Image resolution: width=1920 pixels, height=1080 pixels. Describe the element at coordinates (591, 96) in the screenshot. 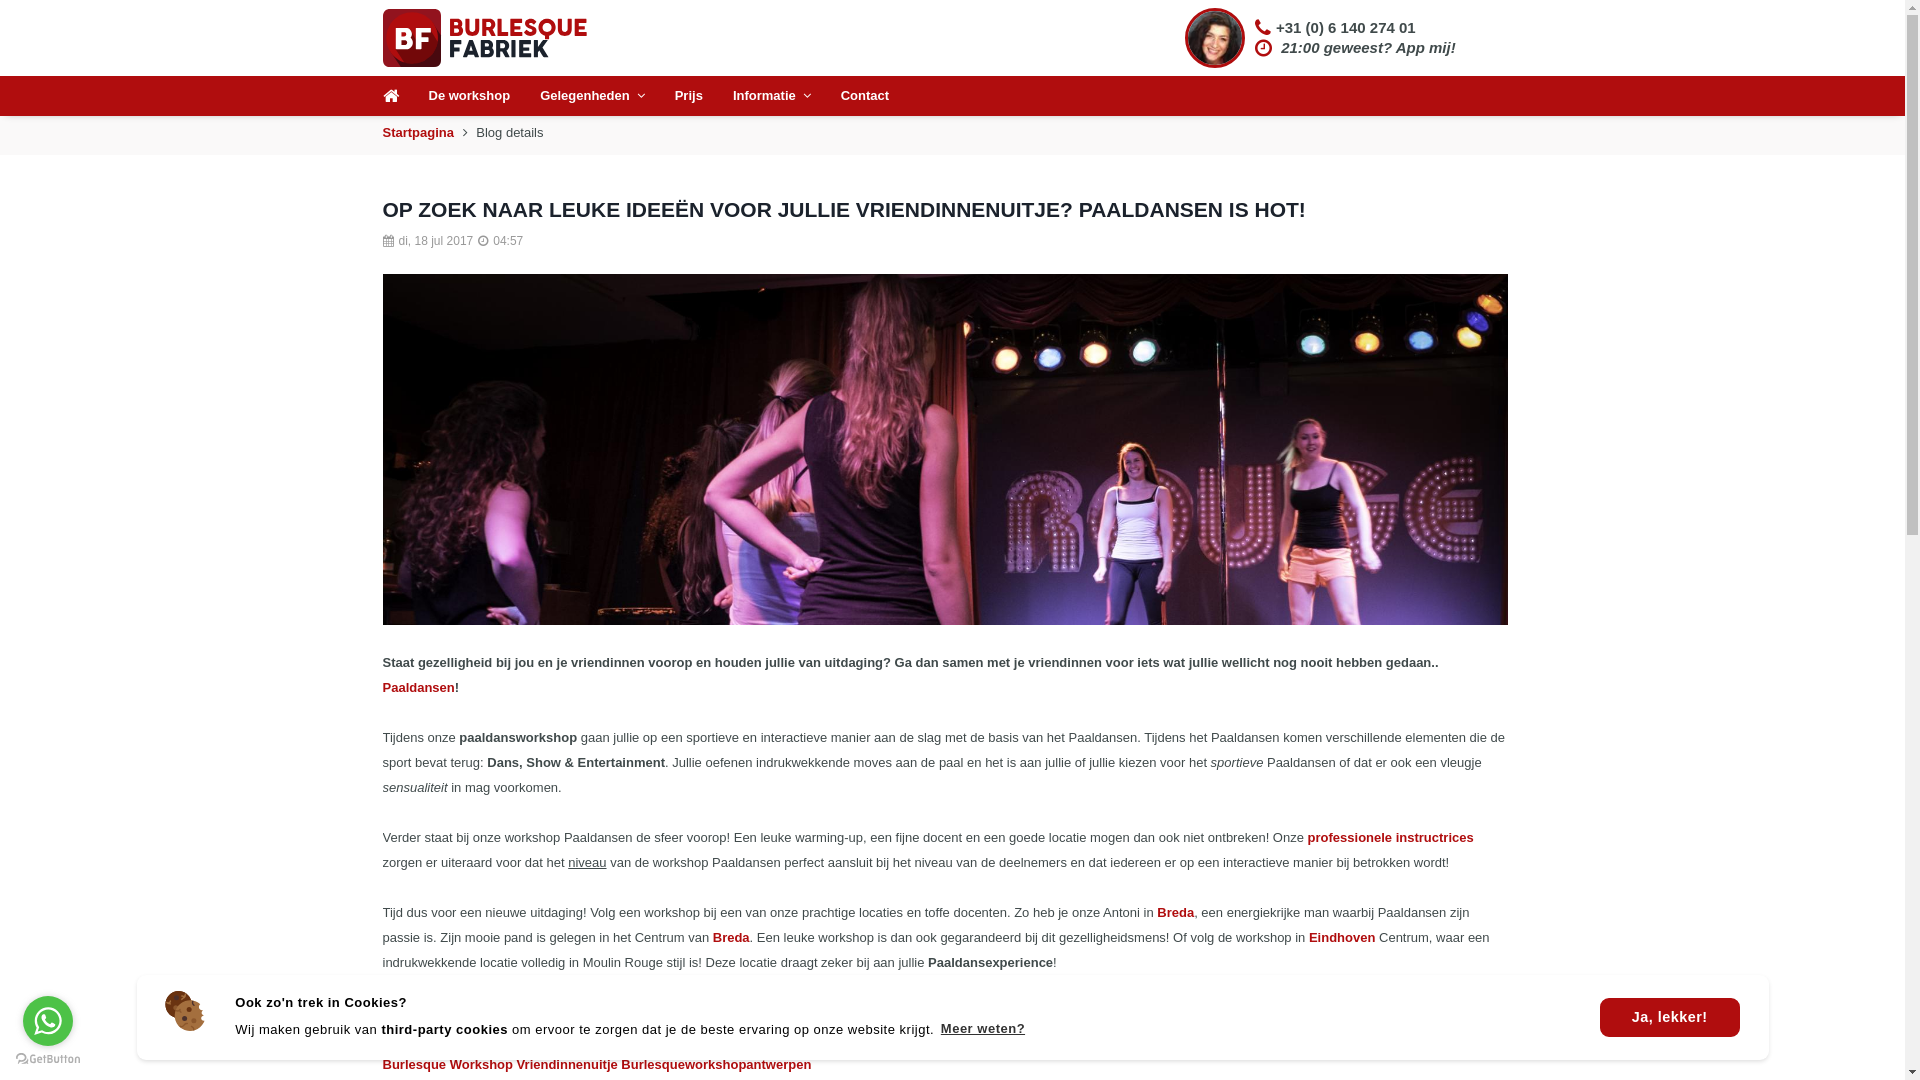

I see `'Gelegenheden'` at that location.